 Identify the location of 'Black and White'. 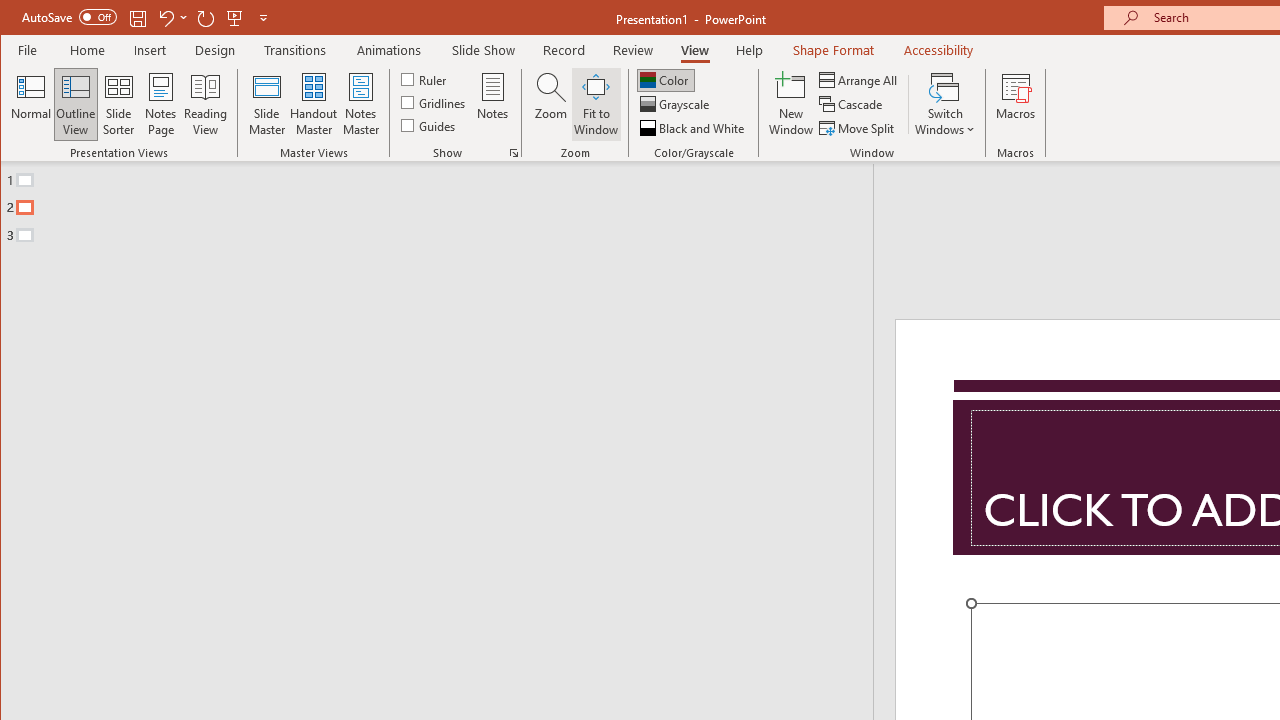
(694, 128).